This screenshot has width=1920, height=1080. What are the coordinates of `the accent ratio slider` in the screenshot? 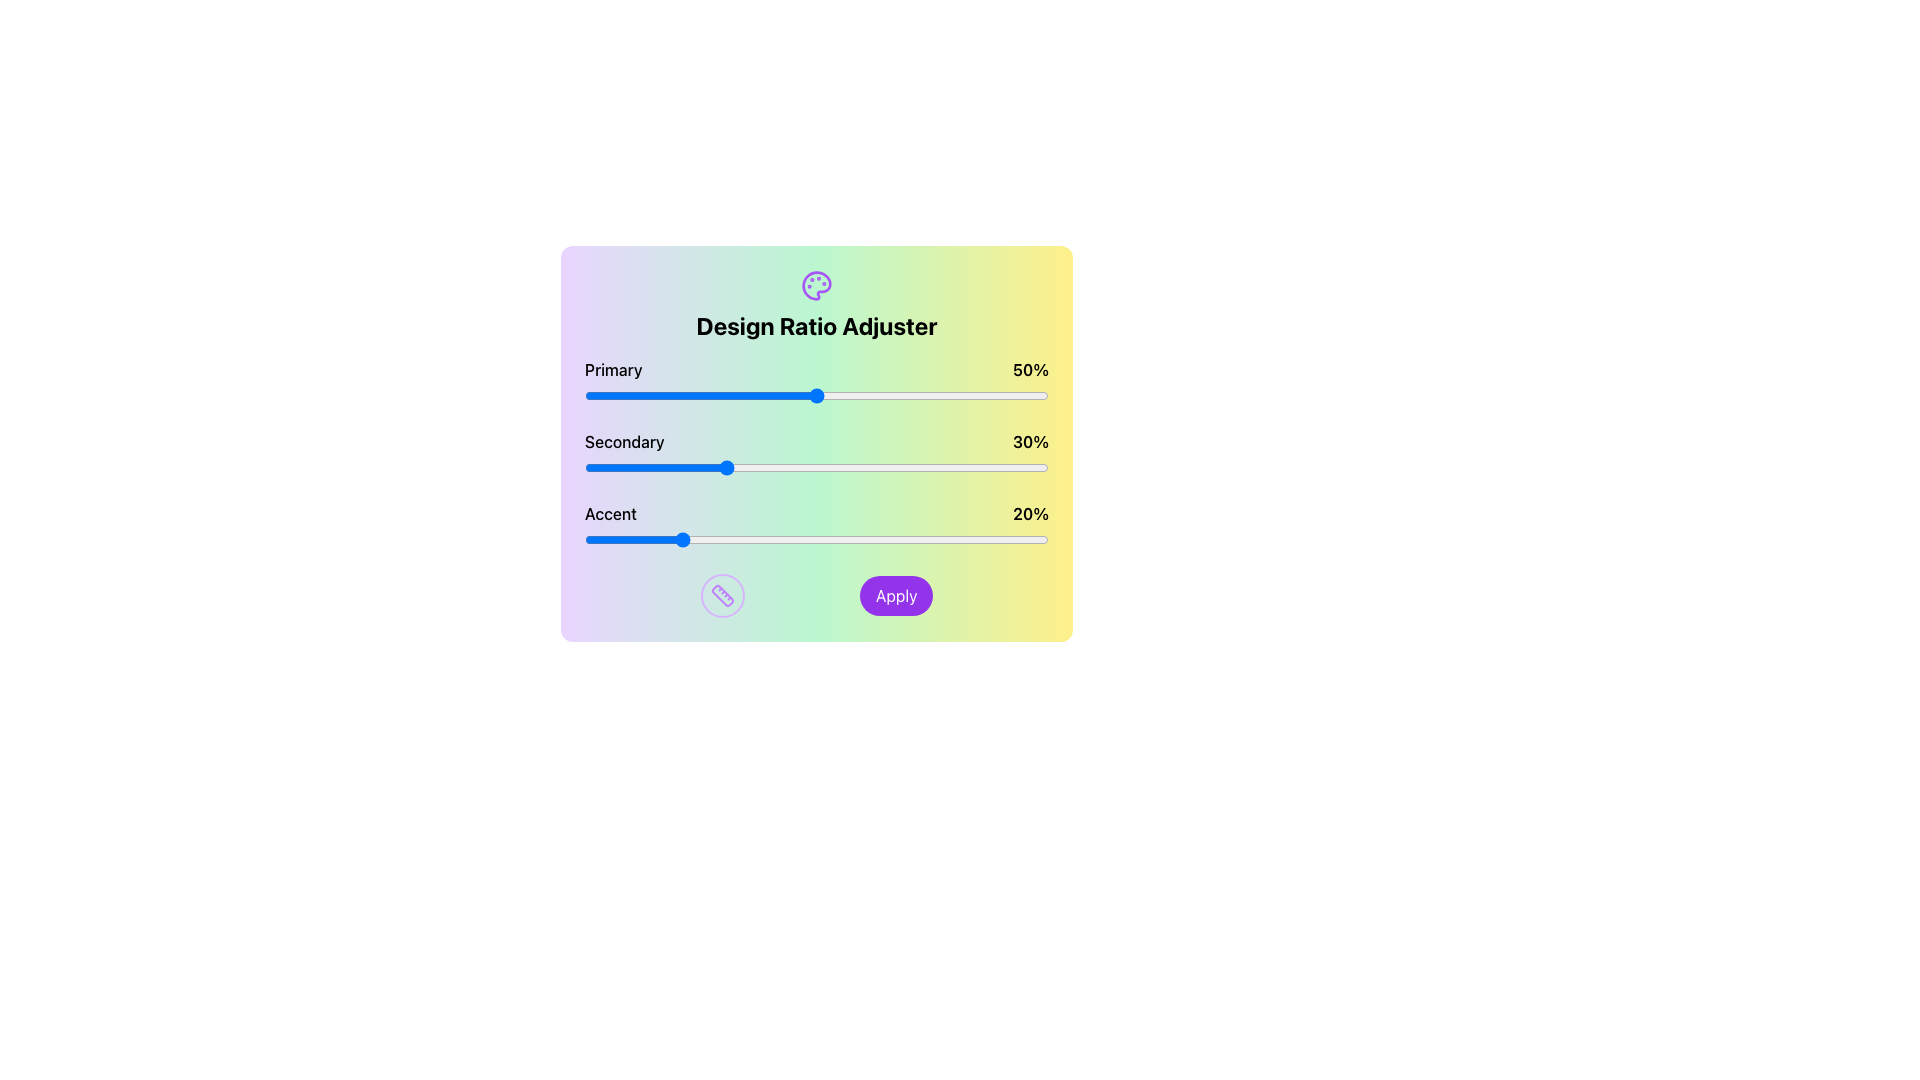 It's located at (649, 540).